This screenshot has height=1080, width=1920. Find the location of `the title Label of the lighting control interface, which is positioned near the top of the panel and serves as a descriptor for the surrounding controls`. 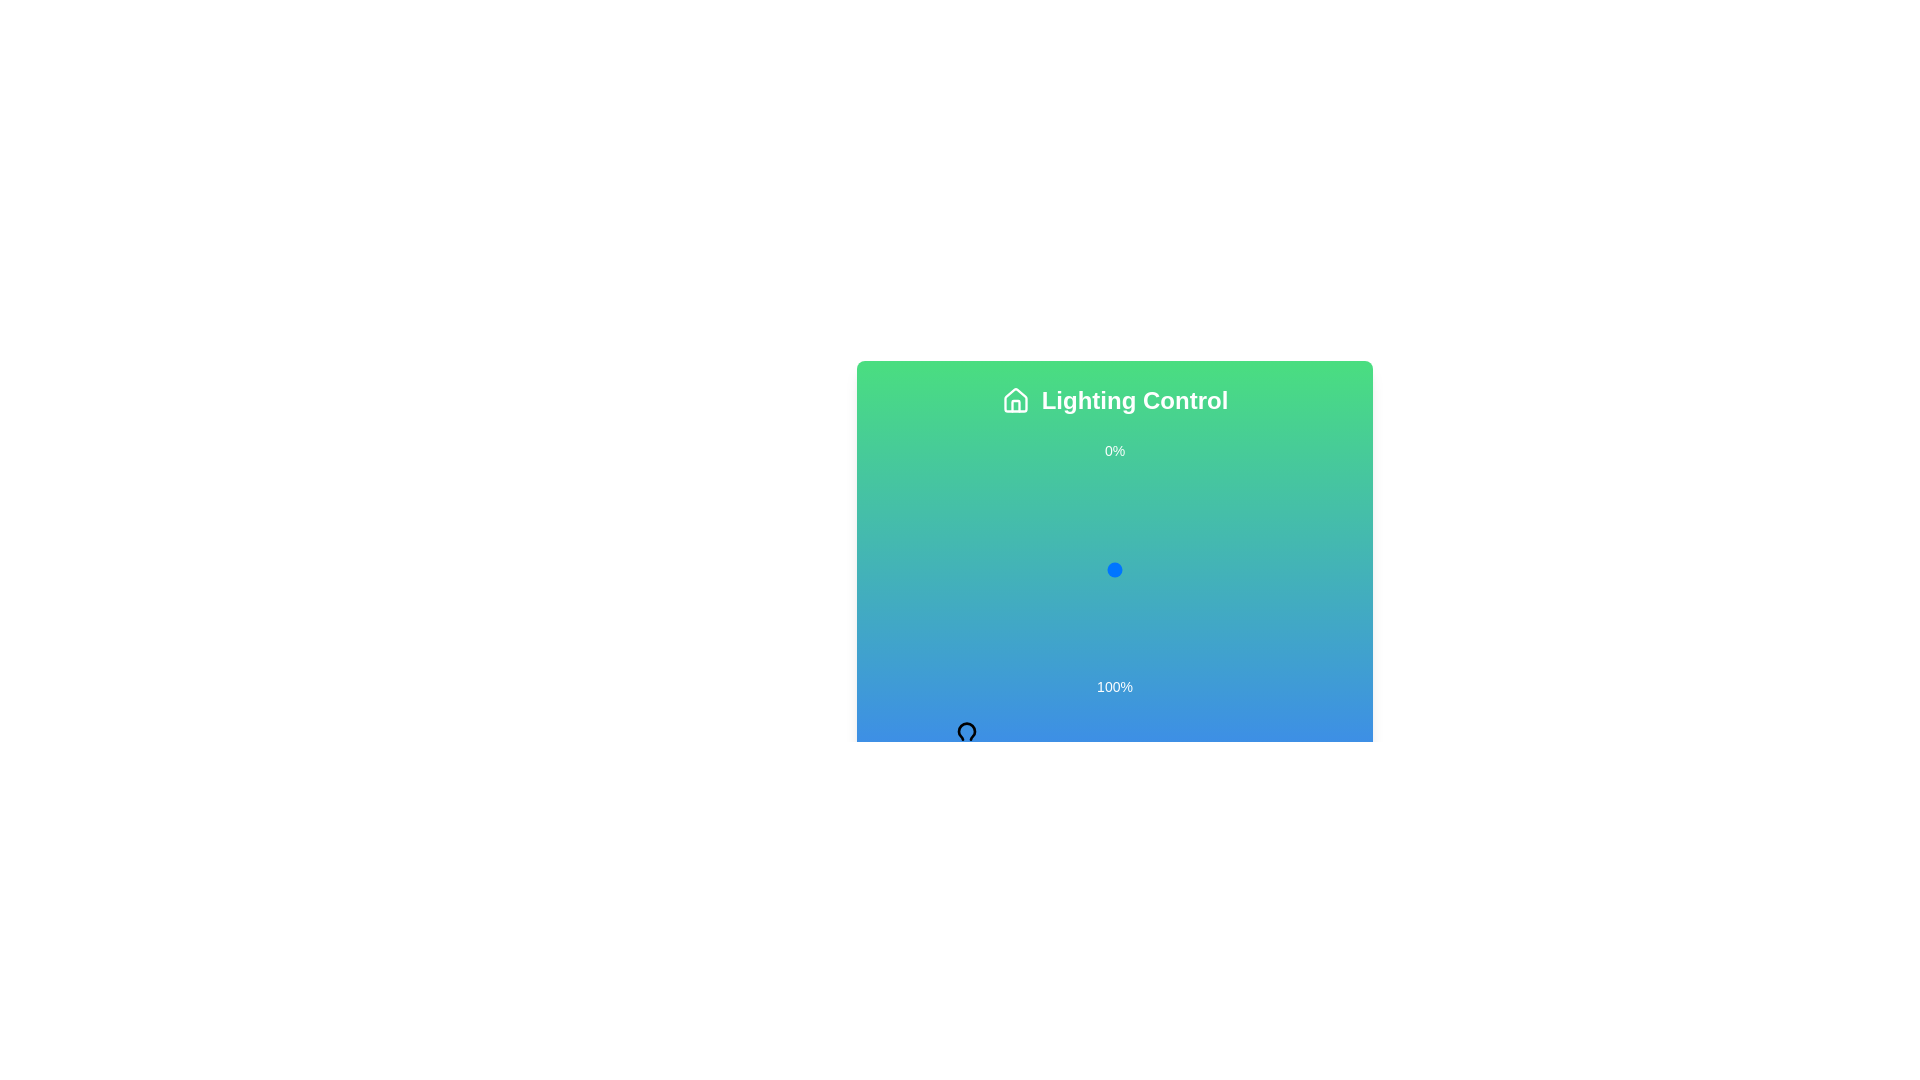

the title Label of the lighting control interface, which is positioned near the top of the panel and serves as a descriptor for the surrounding controls is located at coordinates (1113, 401).